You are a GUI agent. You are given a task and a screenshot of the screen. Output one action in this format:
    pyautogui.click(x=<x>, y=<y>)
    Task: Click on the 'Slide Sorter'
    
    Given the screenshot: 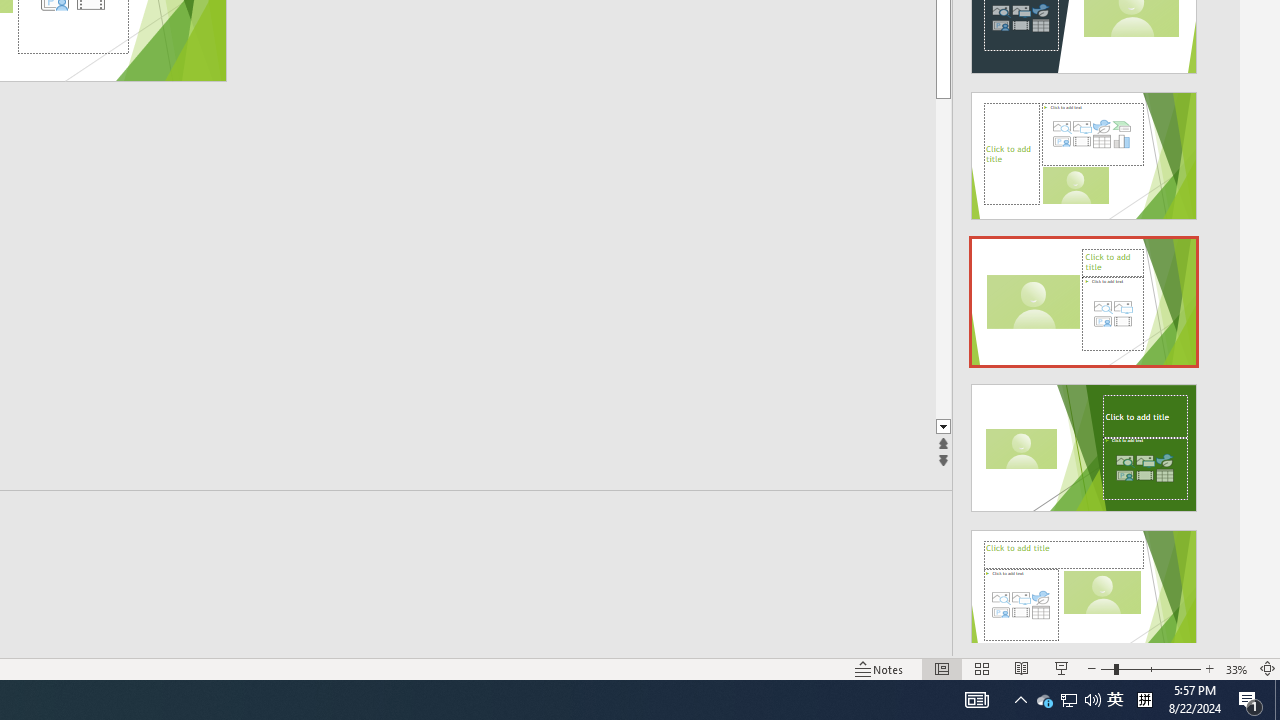 What is the action you would take?
    pyautogui.click(x=982, y=669)
    